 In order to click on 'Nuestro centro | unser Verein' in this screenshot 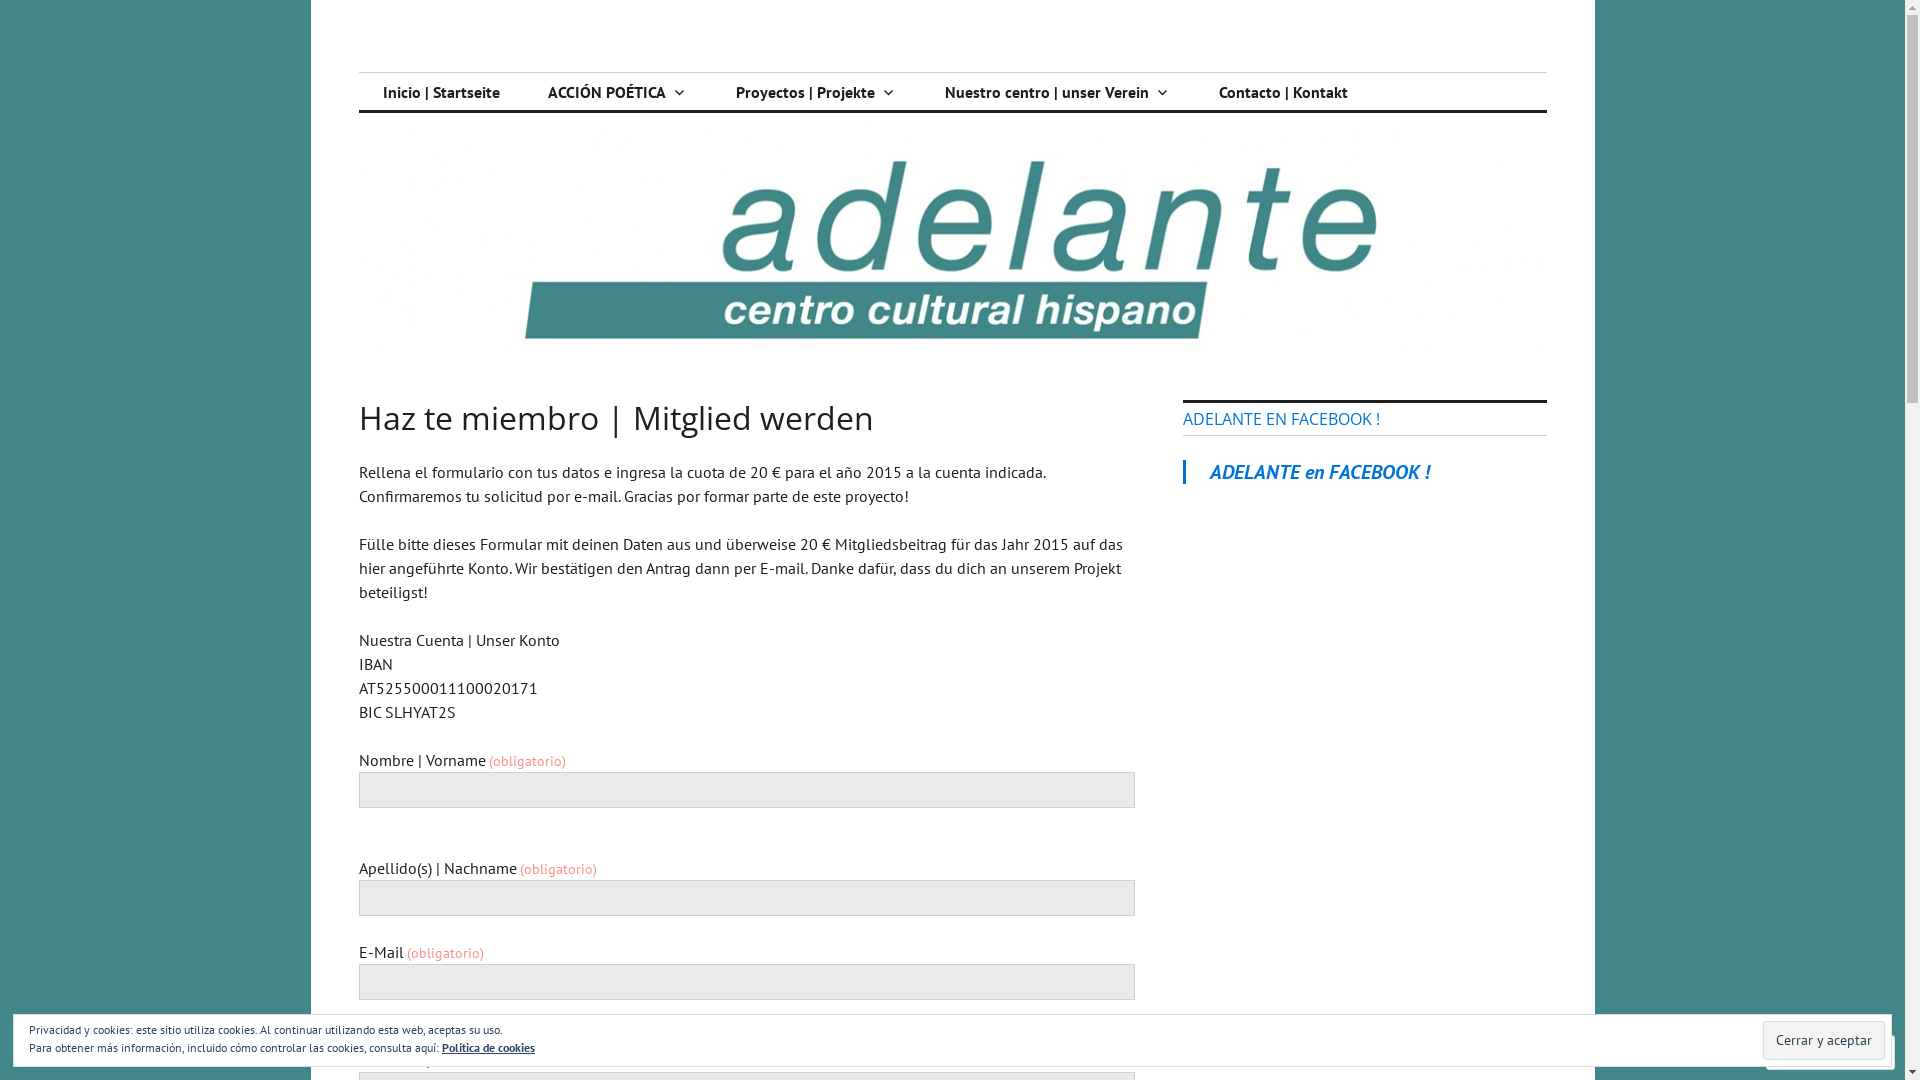, I will do `click(1055, 92)`.